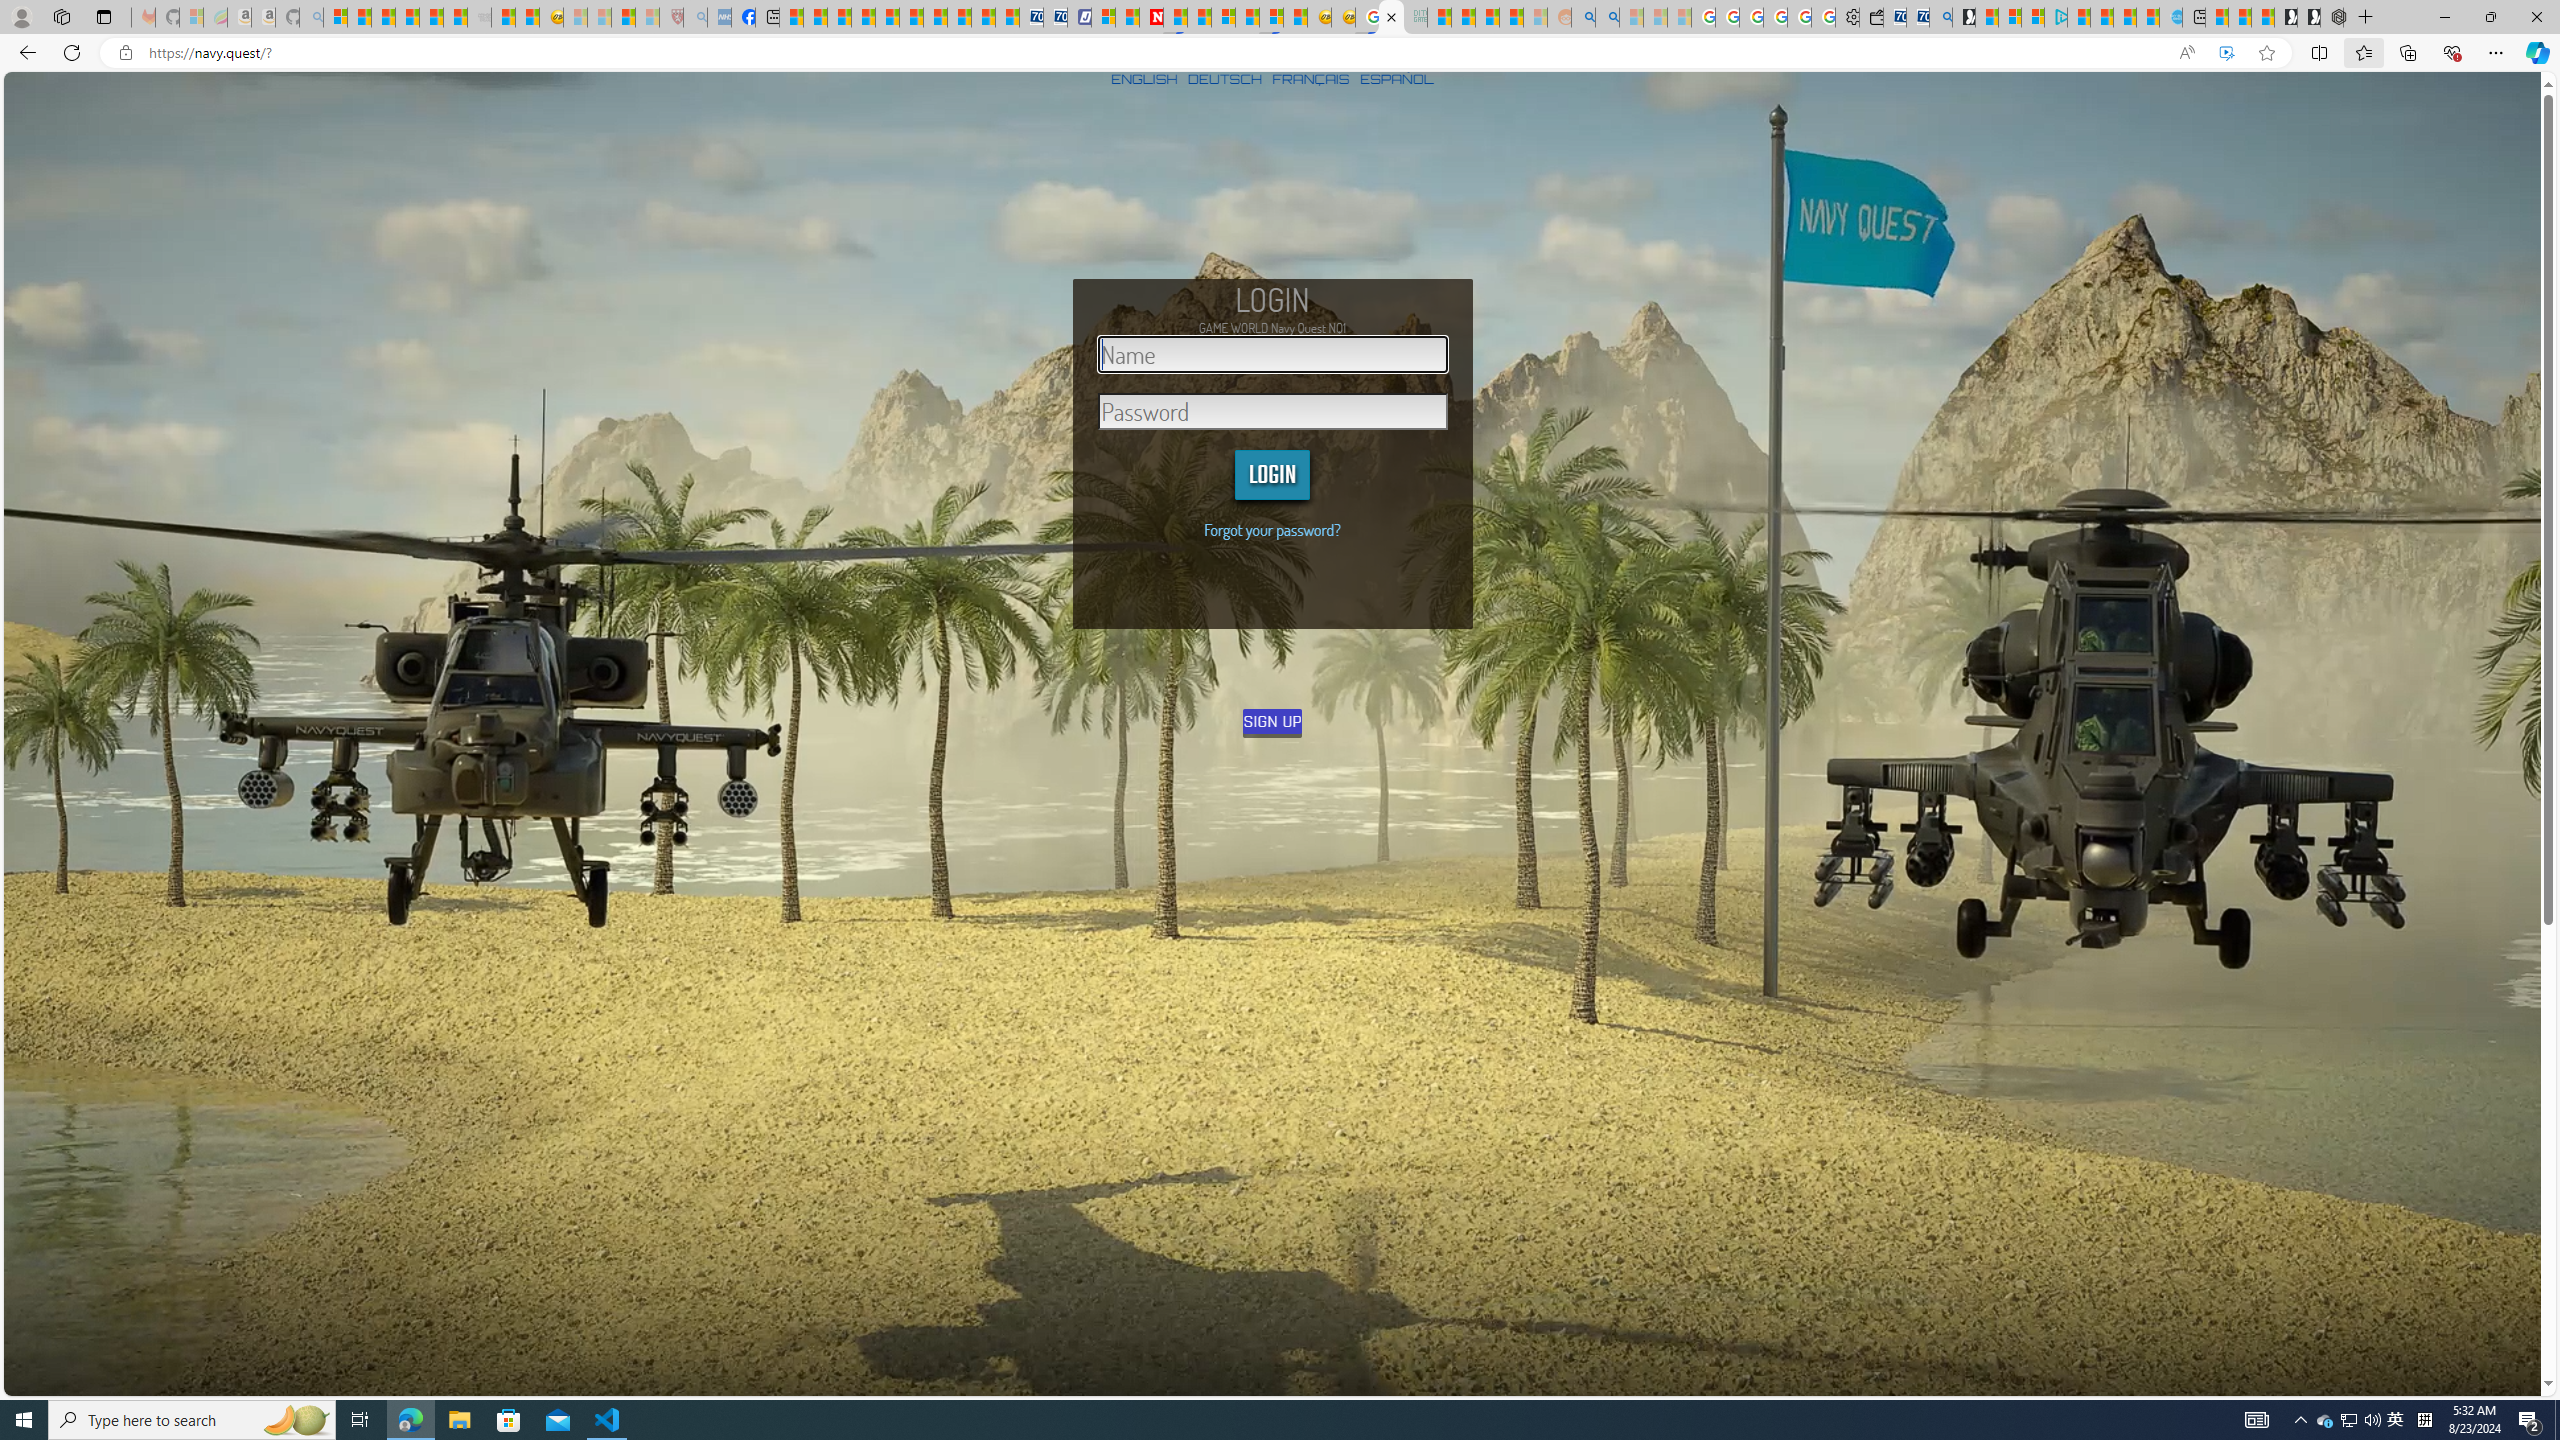 This screenshot has height=1440, width=2560. What do you see at coordinates (2169, 16) in the screenshot?
I see `'Home | Sky Blue Bikes - Sky Blue Bikes'` at bounding box center [2169, 16].